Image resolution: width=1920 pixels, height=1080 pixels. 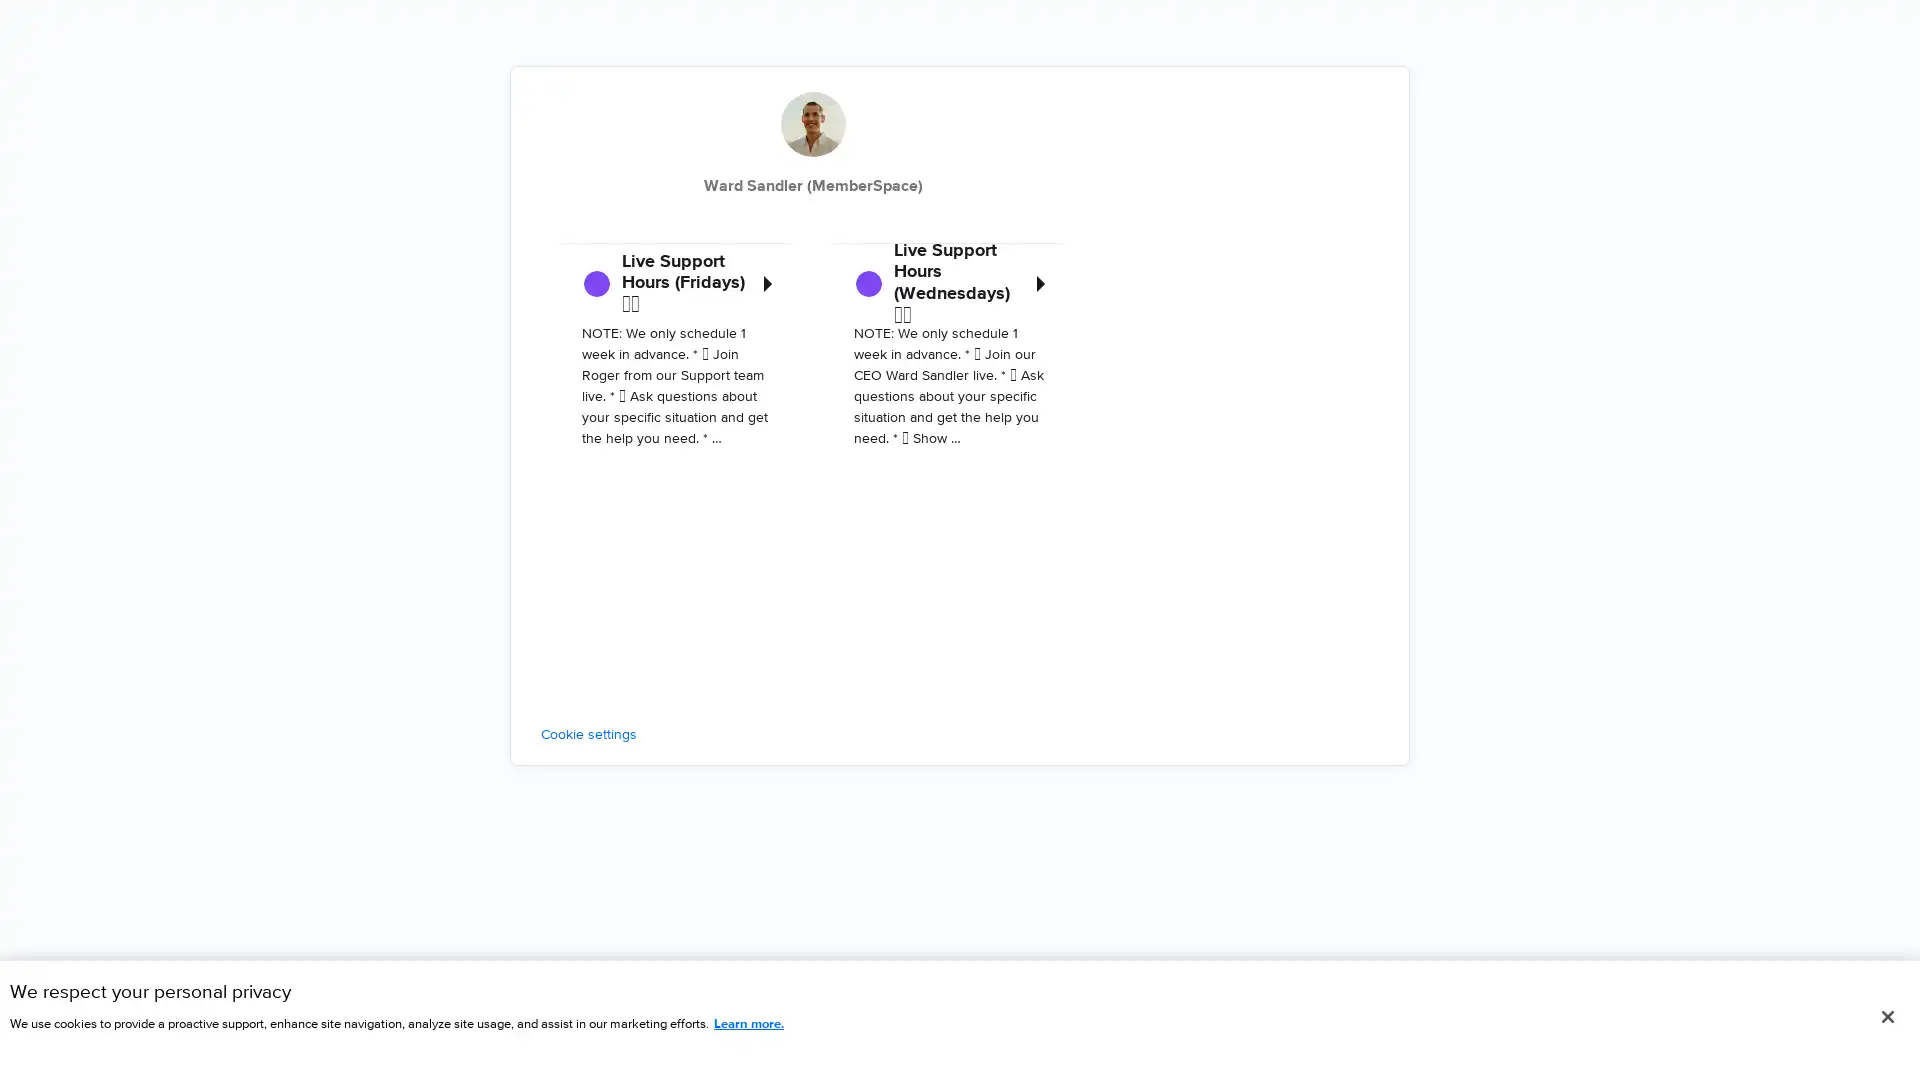 What do you see at coordinates (508, 735) in the screenshot?
I see `Cookie settings` at bounding box center [508, 735].